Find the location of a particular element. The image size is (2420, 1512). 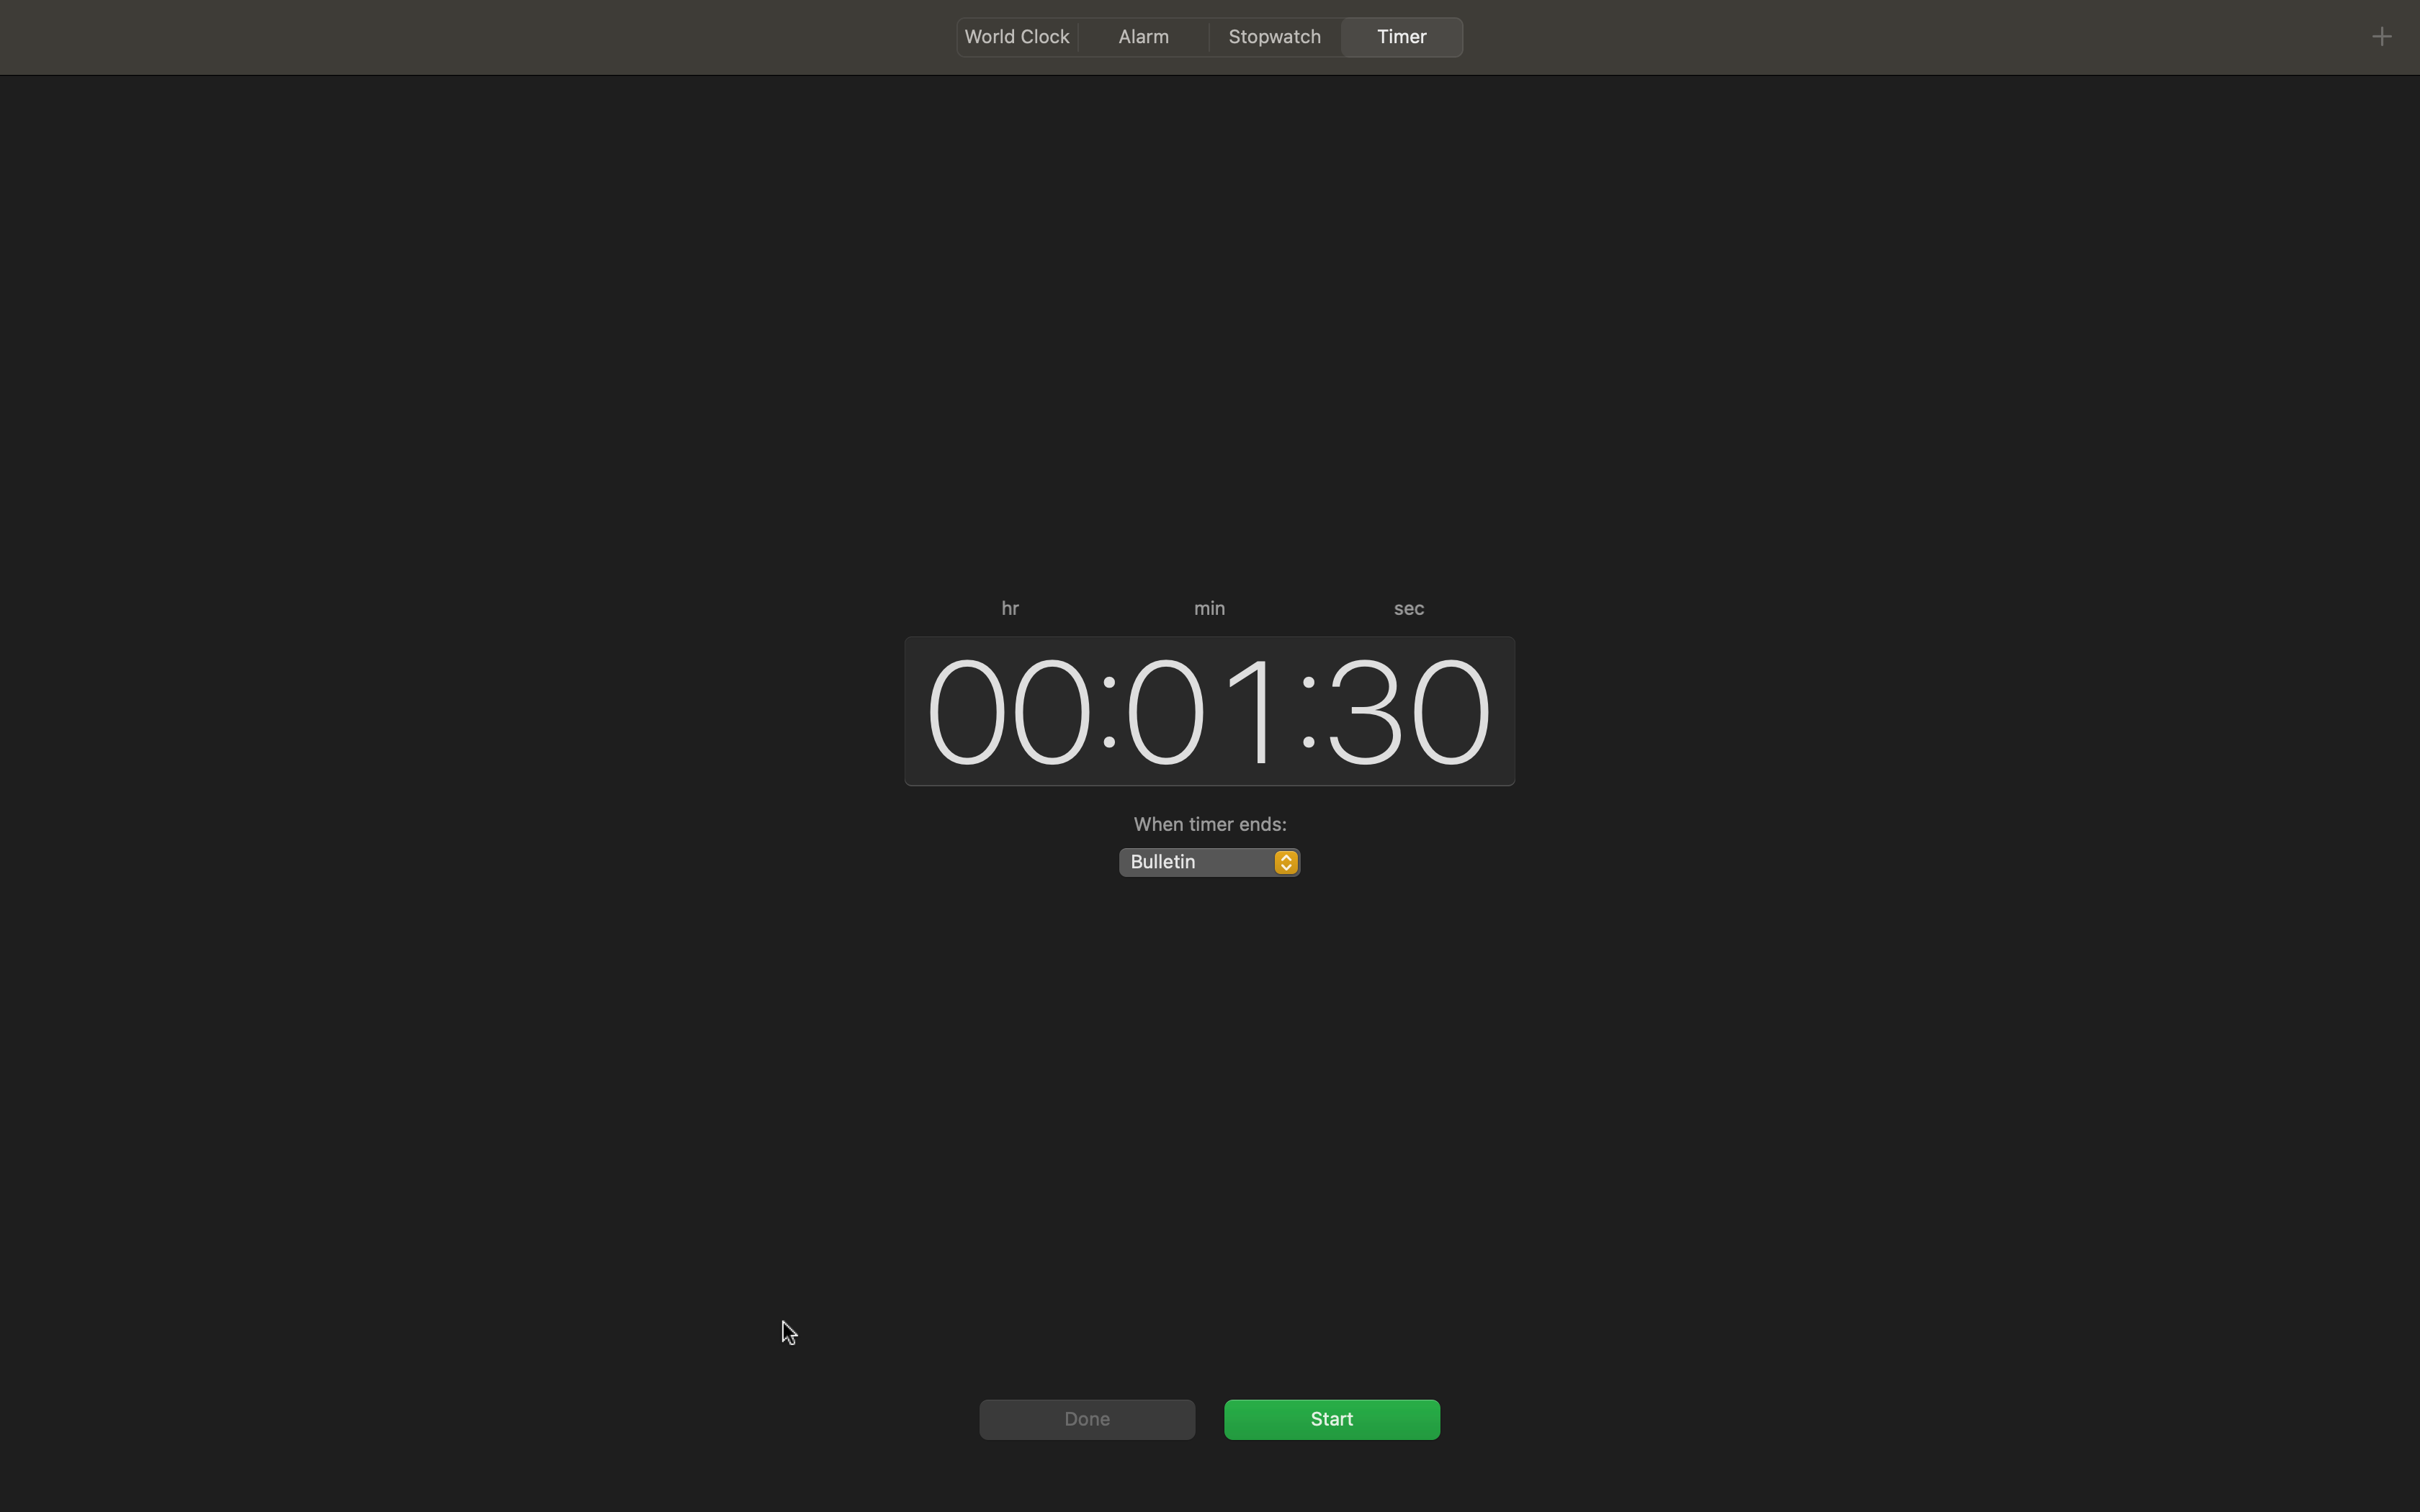

the timer by hitting the green start button is located at coordinates (1331, 1417).